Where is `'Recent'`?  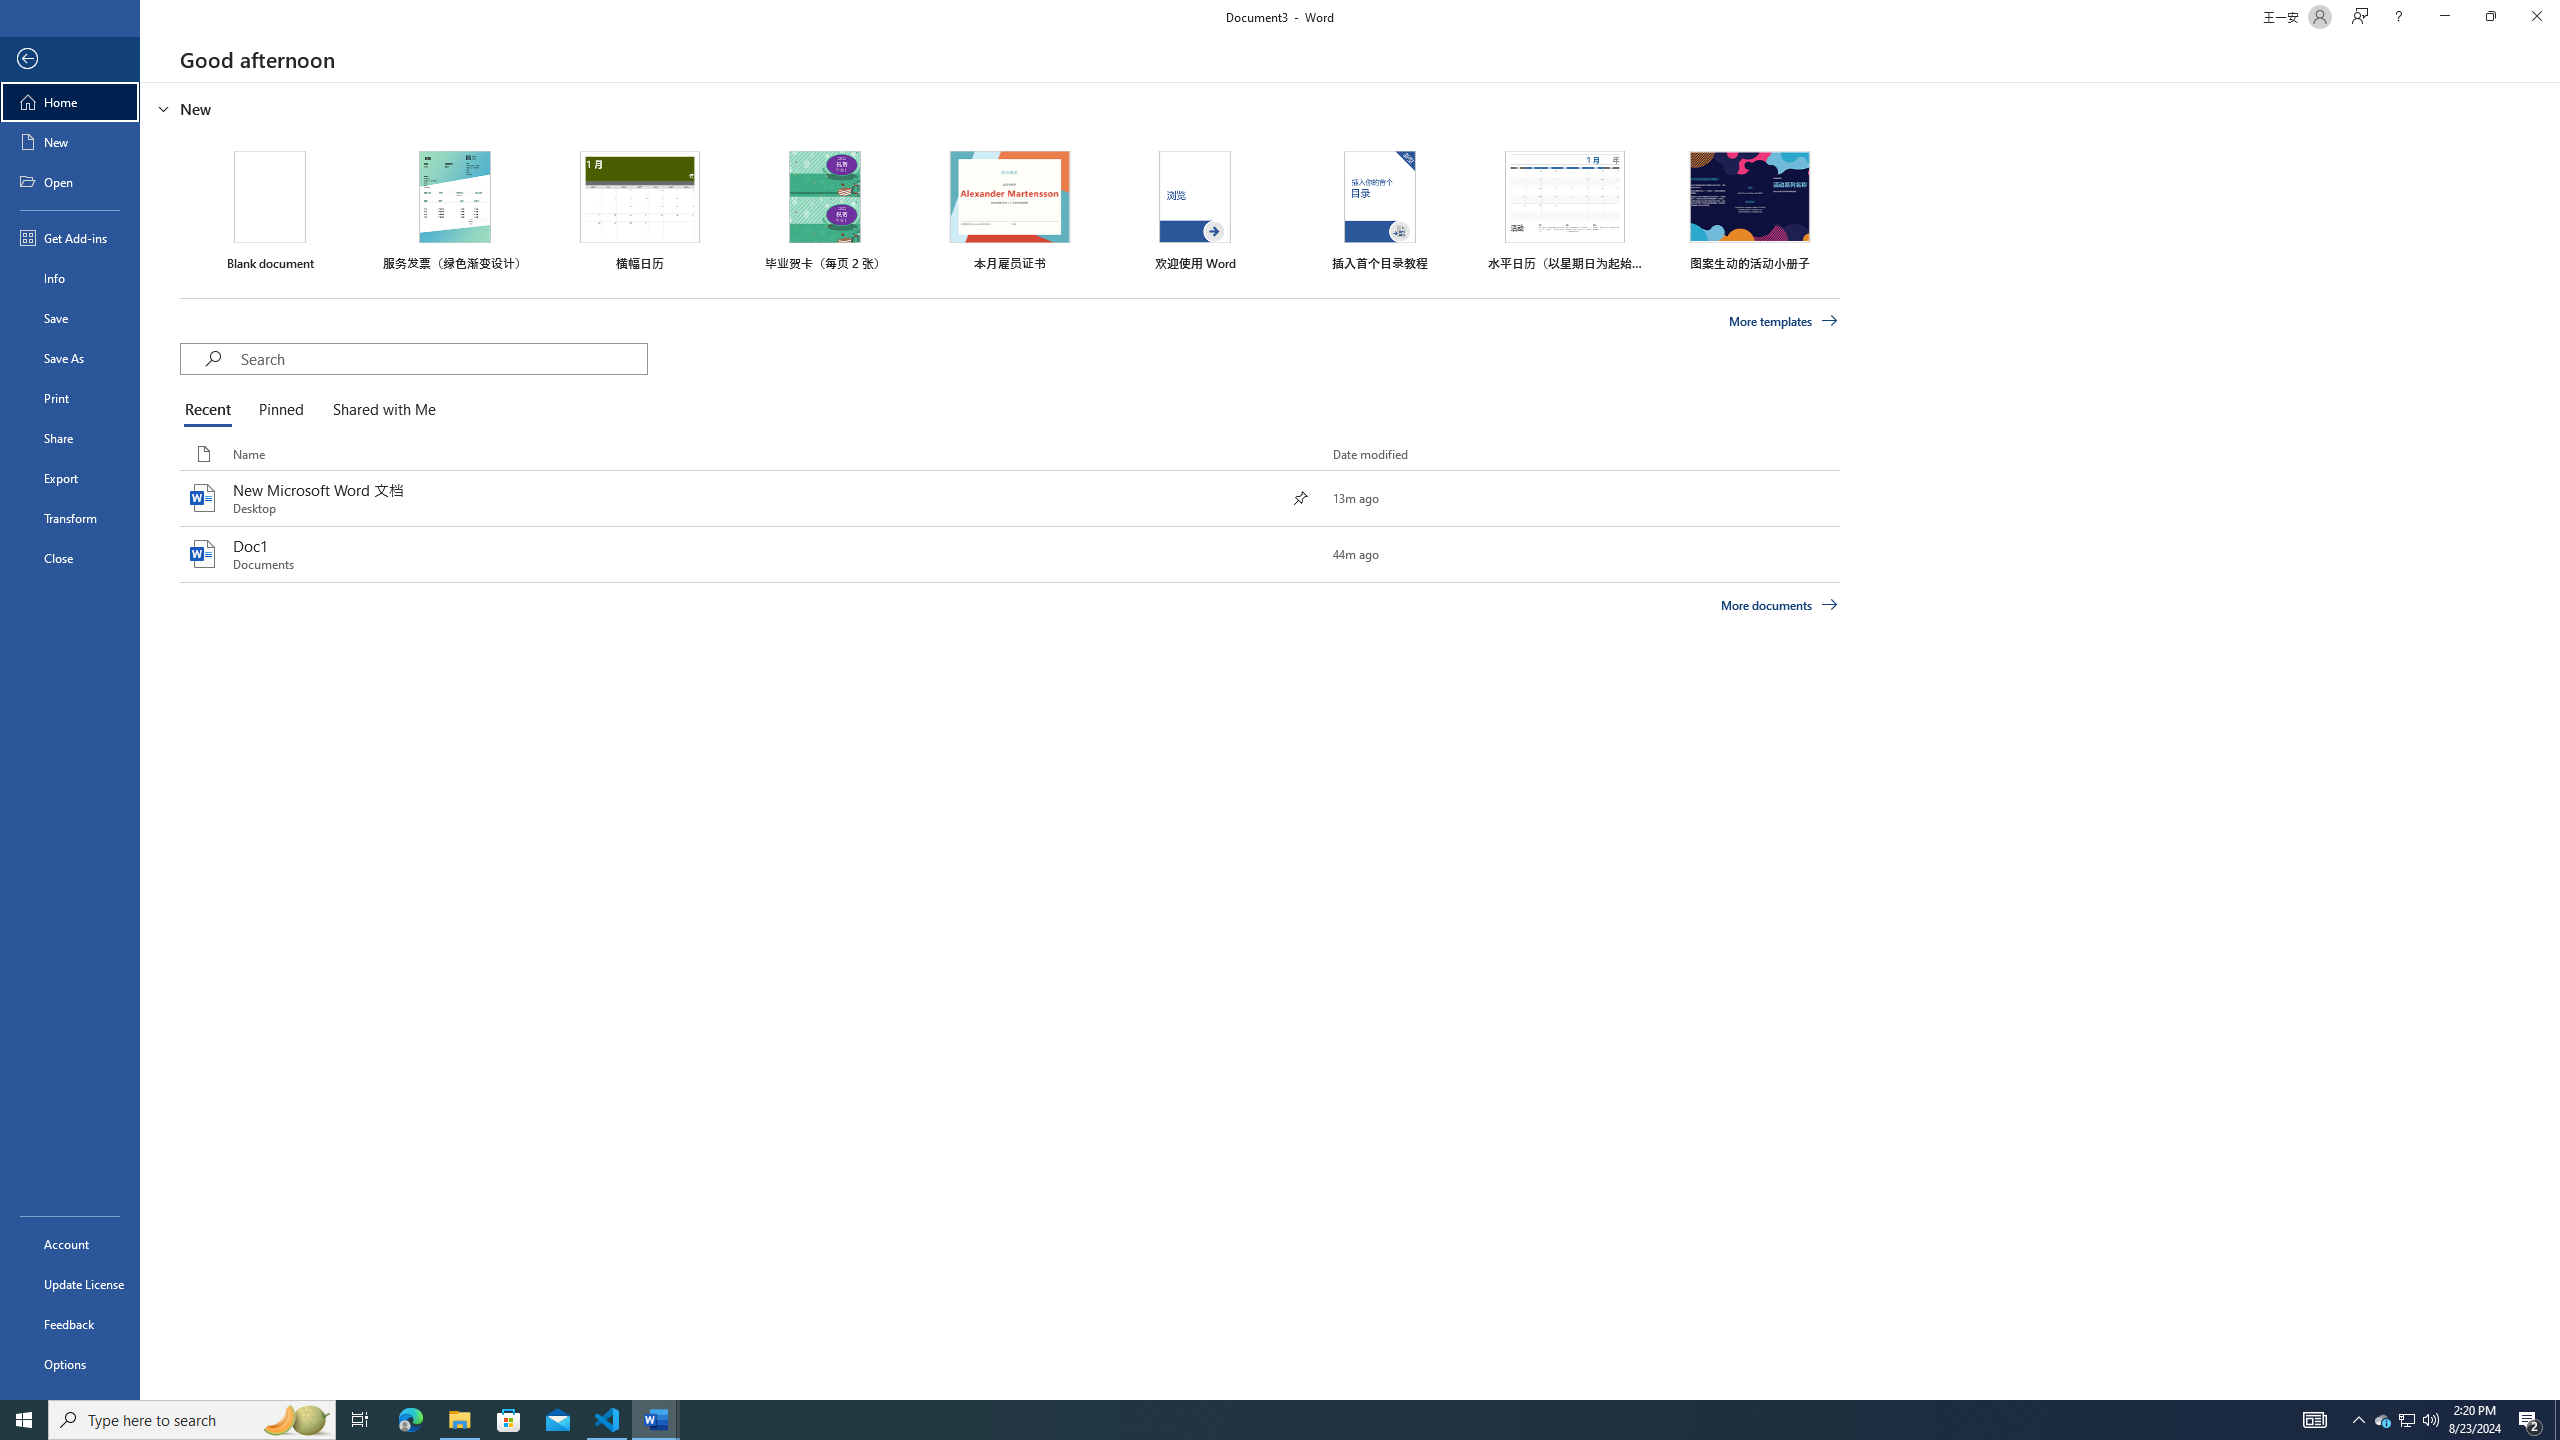 'Recent' is located at coordinates (211, 410).